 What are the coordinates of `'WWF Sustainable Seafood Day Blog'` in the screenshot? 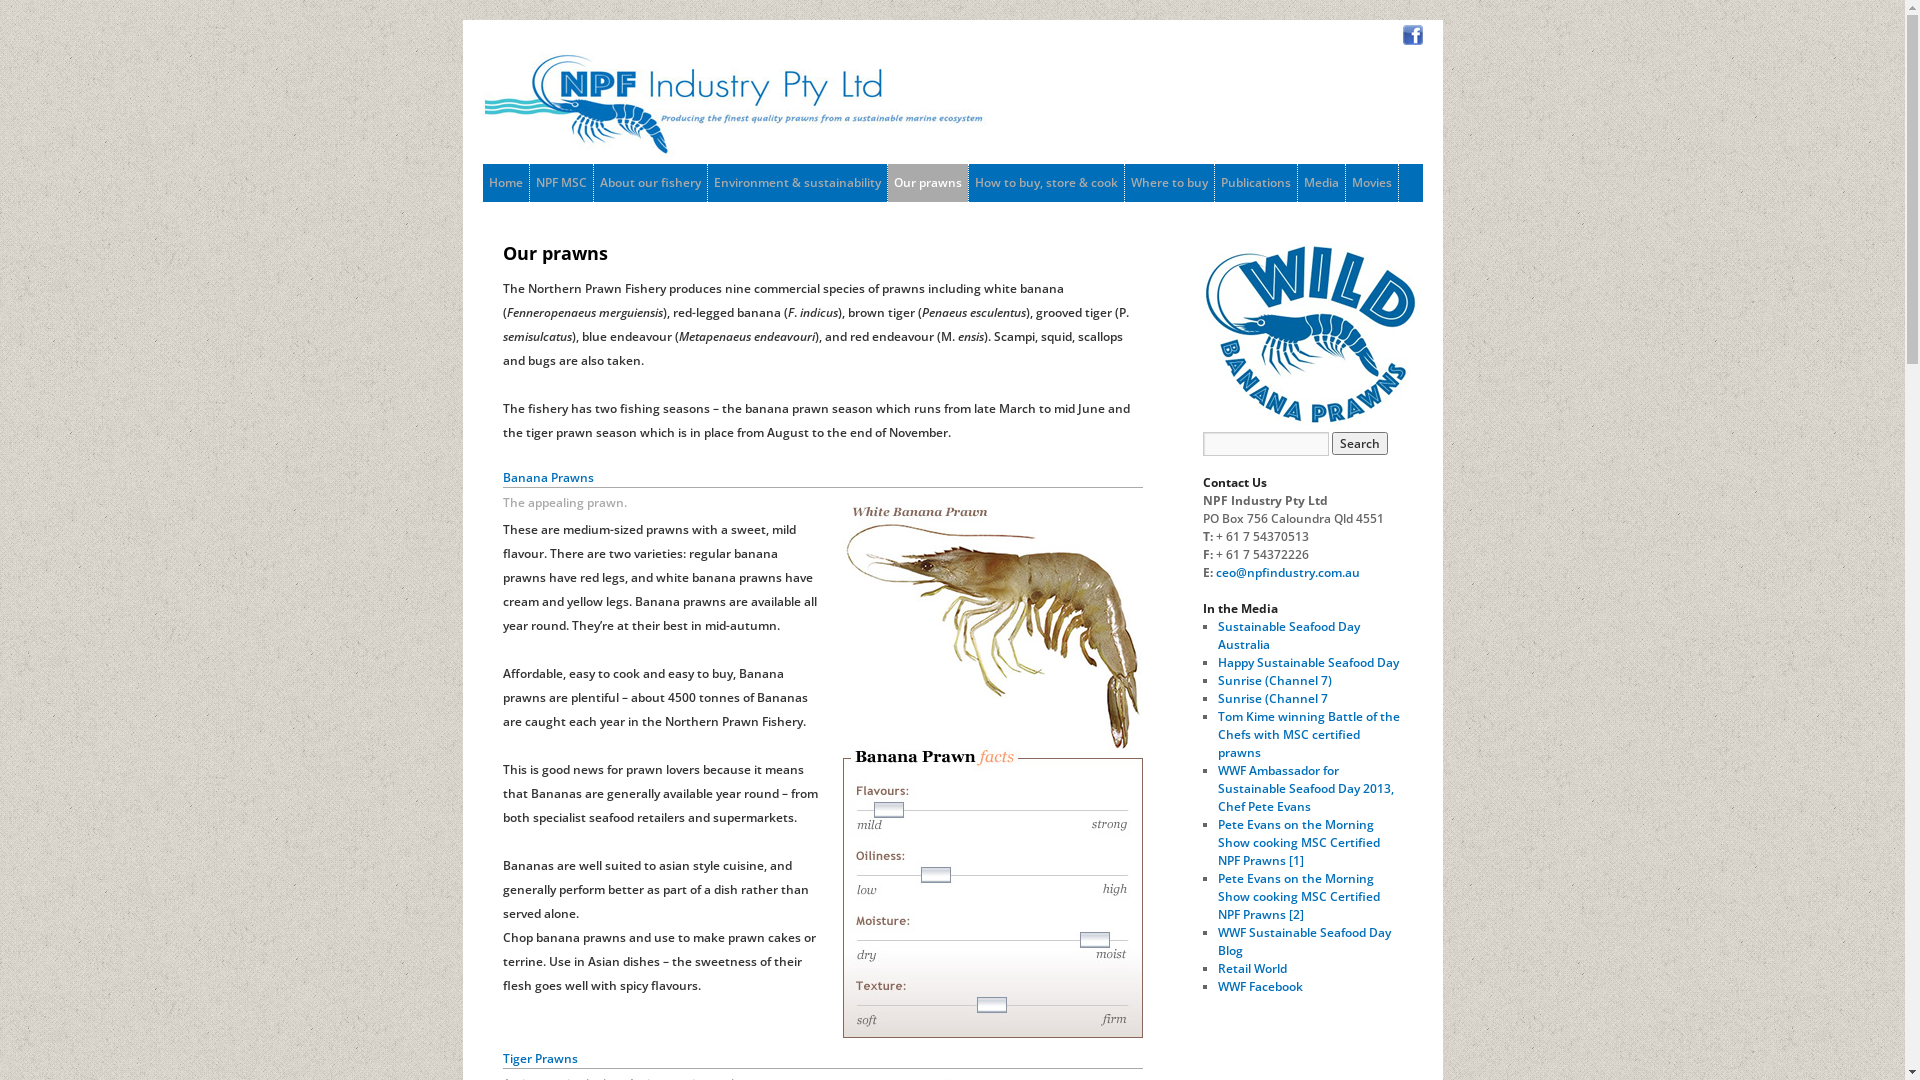 It's located at (1304, 941).